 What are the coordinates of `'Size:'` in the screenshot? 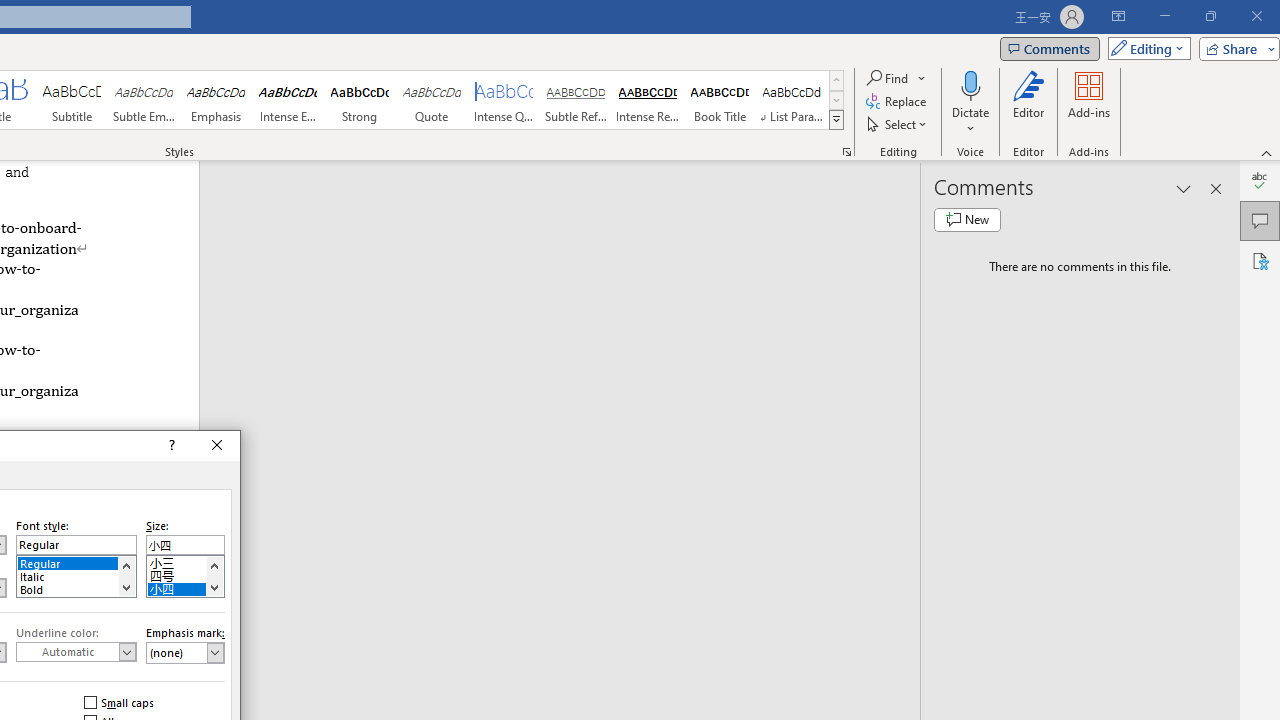 It's located at (185, 545).